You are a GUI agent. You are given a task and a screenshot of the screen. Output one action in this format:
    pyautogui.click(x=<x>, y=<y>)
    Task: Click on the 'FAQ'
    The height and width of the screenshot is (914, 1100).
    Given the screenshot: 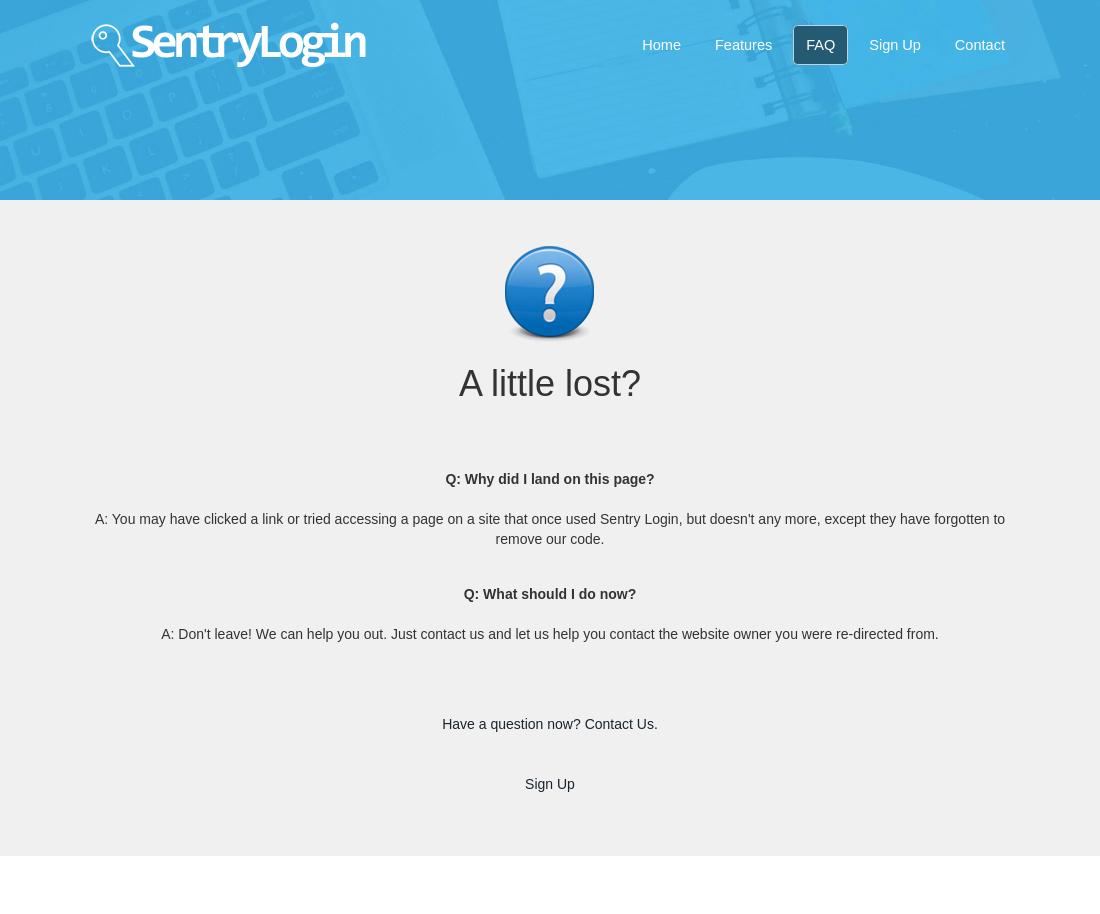 What is the action you would take?
    pyautogui.click(x=820, y=44)
    